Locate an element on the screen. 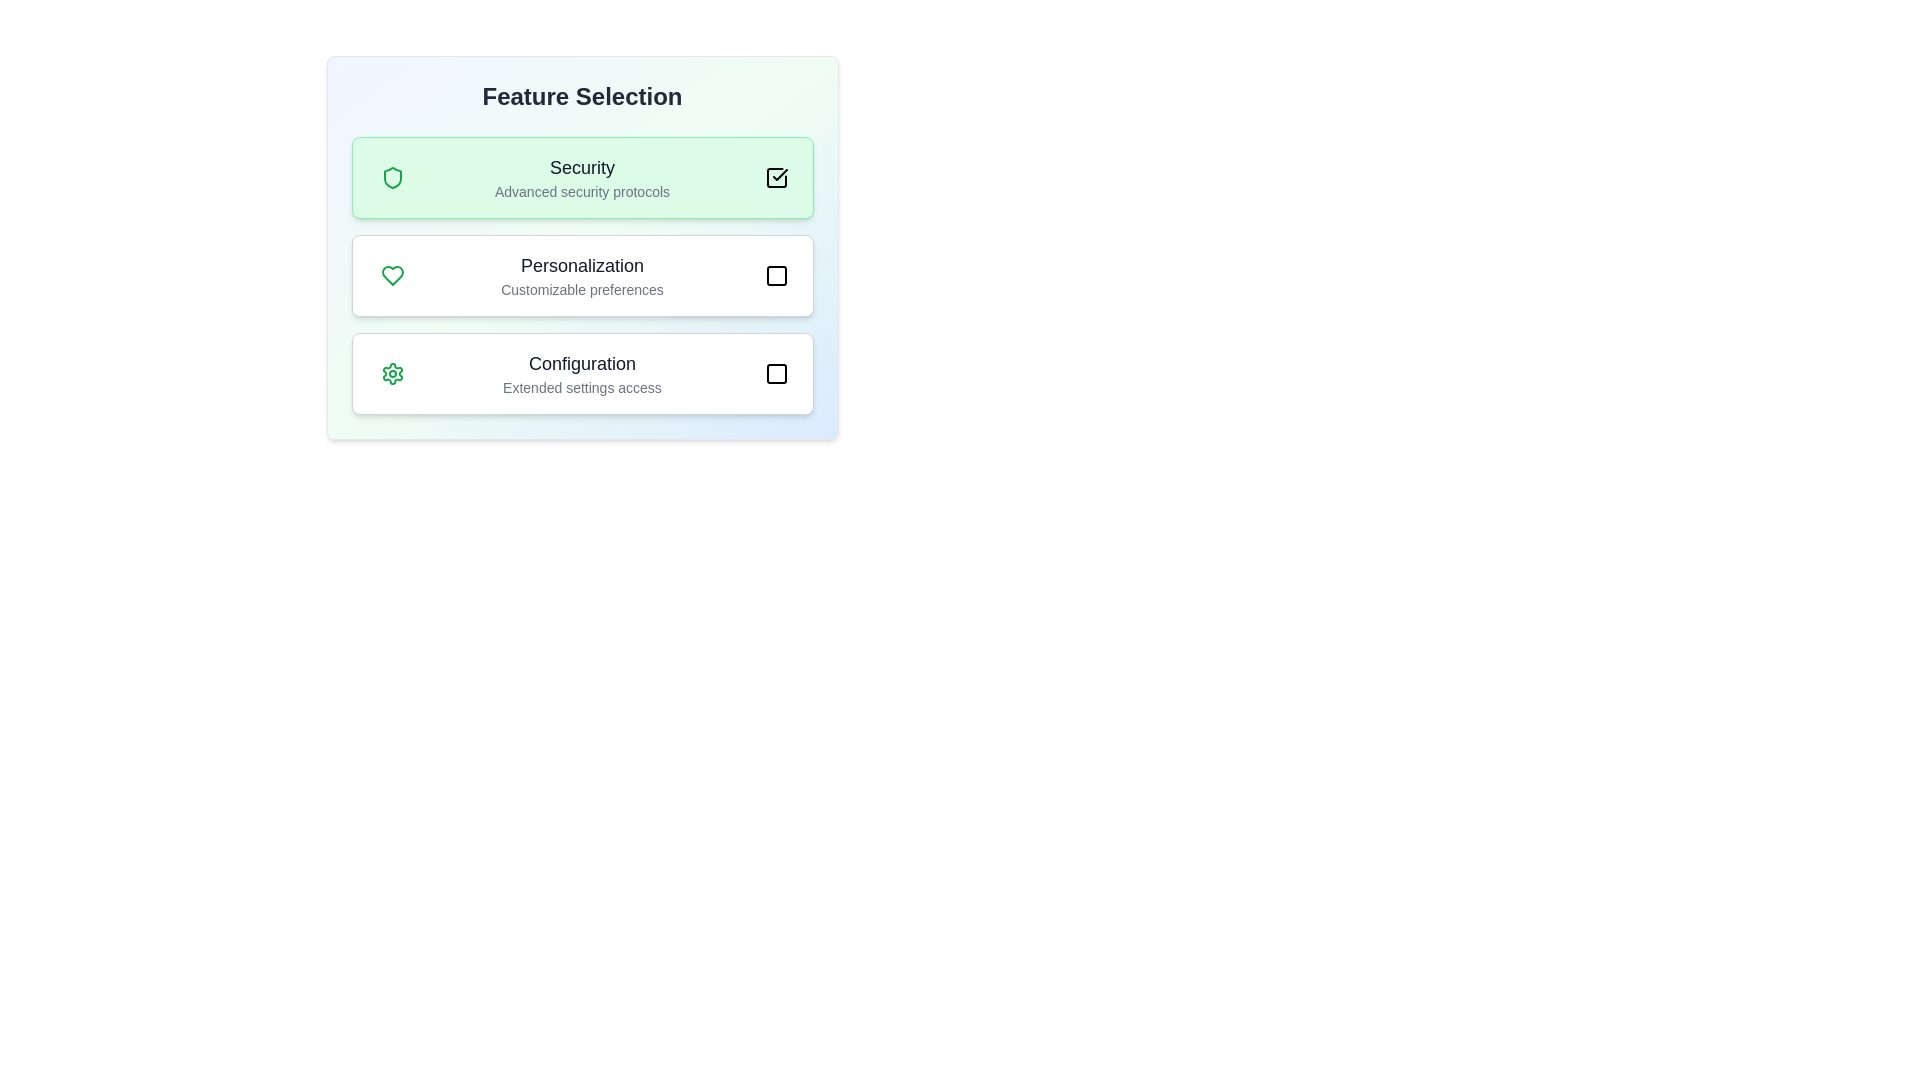  the checkbox located in the 'Personalization' section next to the 'Customizable preferences' text is located at coordinates (775, 276).